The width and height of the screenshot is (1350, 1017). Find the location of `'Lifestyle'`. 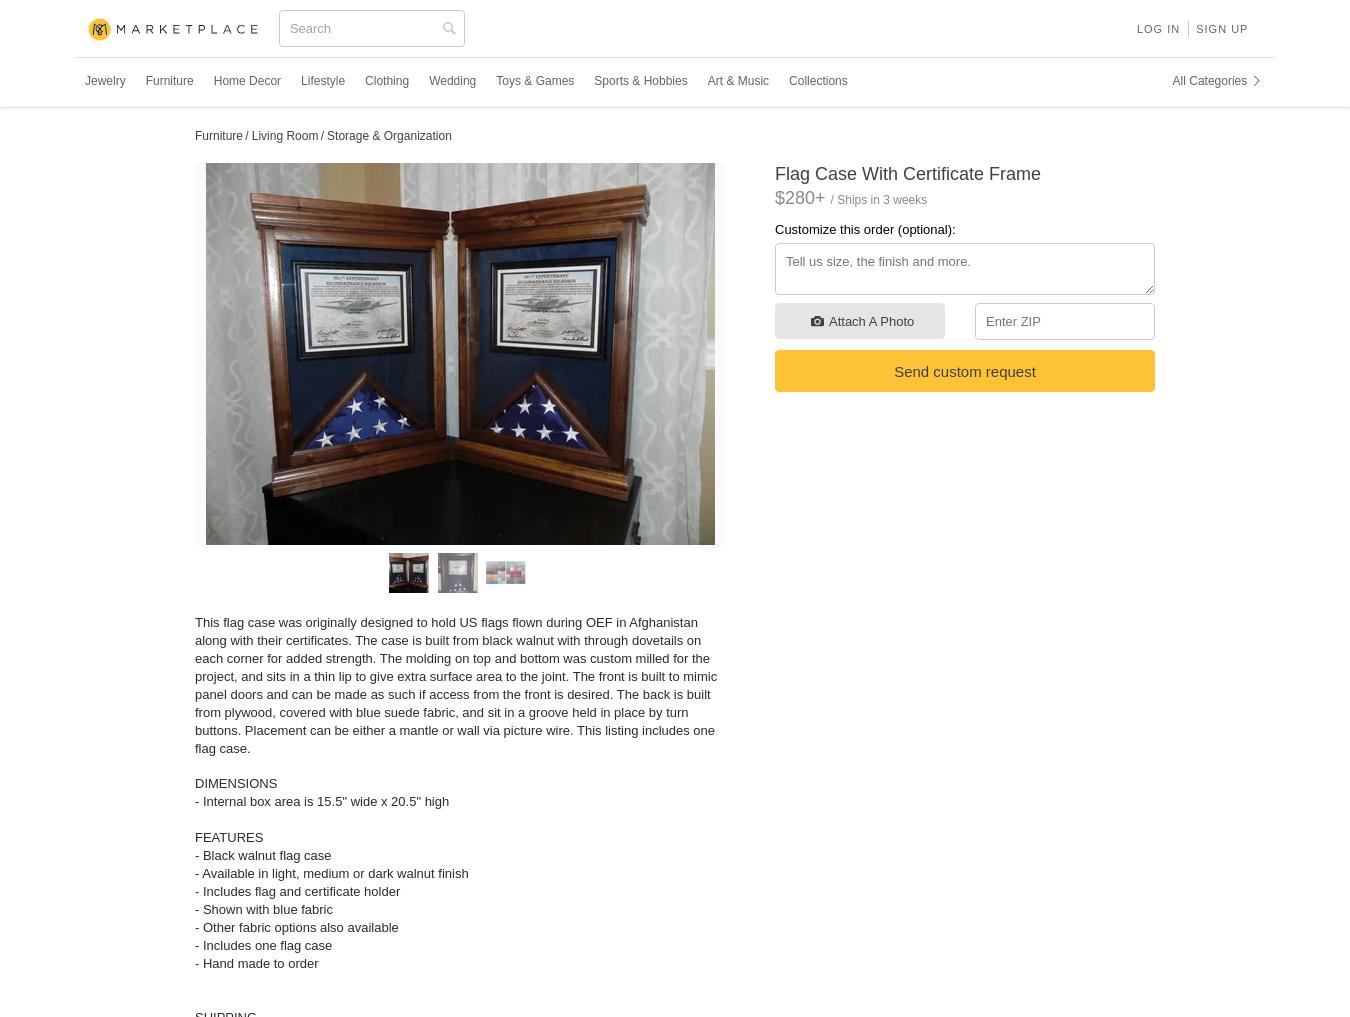

'Lifestyle' is located at coordinates (322, 80).